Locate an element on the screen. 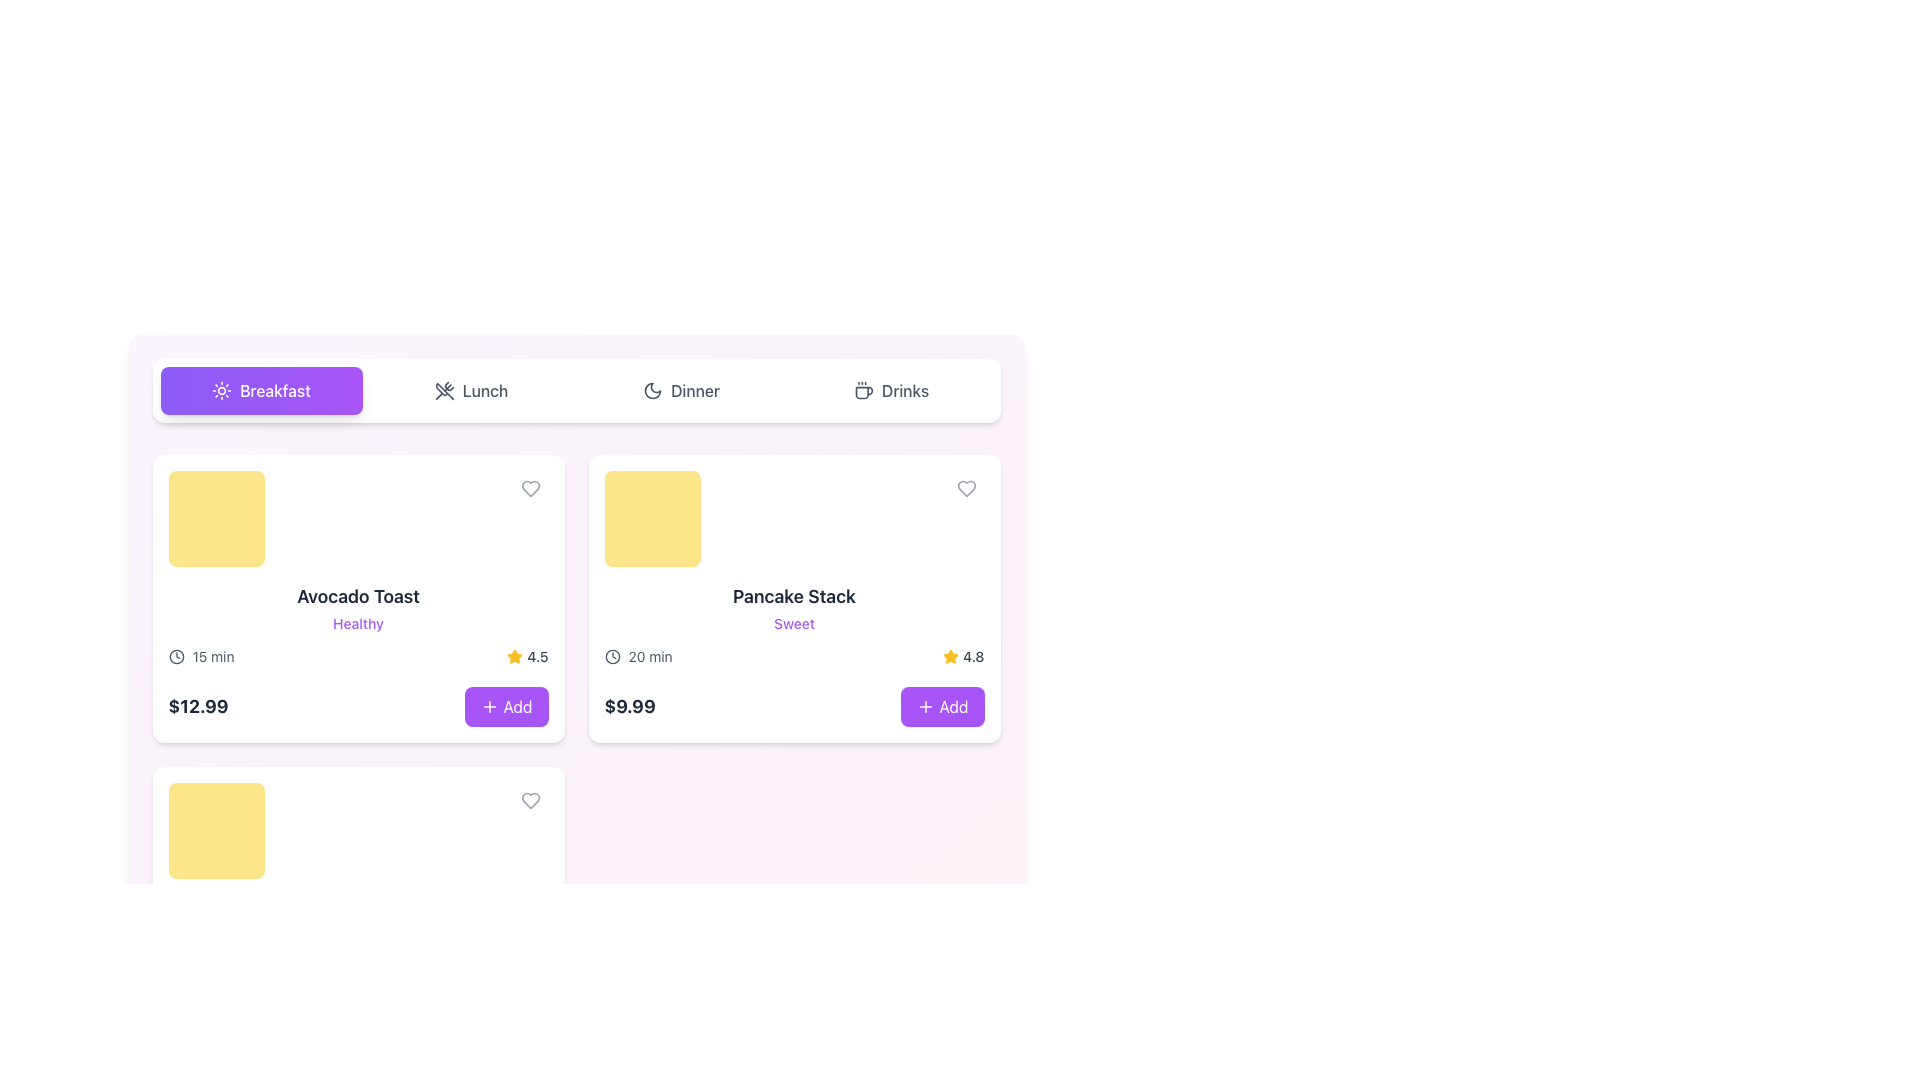 The height and width of the screenshot is (1080, 1920). the interactive card titled 'Avocado Toast' with a yellow image placeholder at the top-left corner is located at coordinates (358, 597).